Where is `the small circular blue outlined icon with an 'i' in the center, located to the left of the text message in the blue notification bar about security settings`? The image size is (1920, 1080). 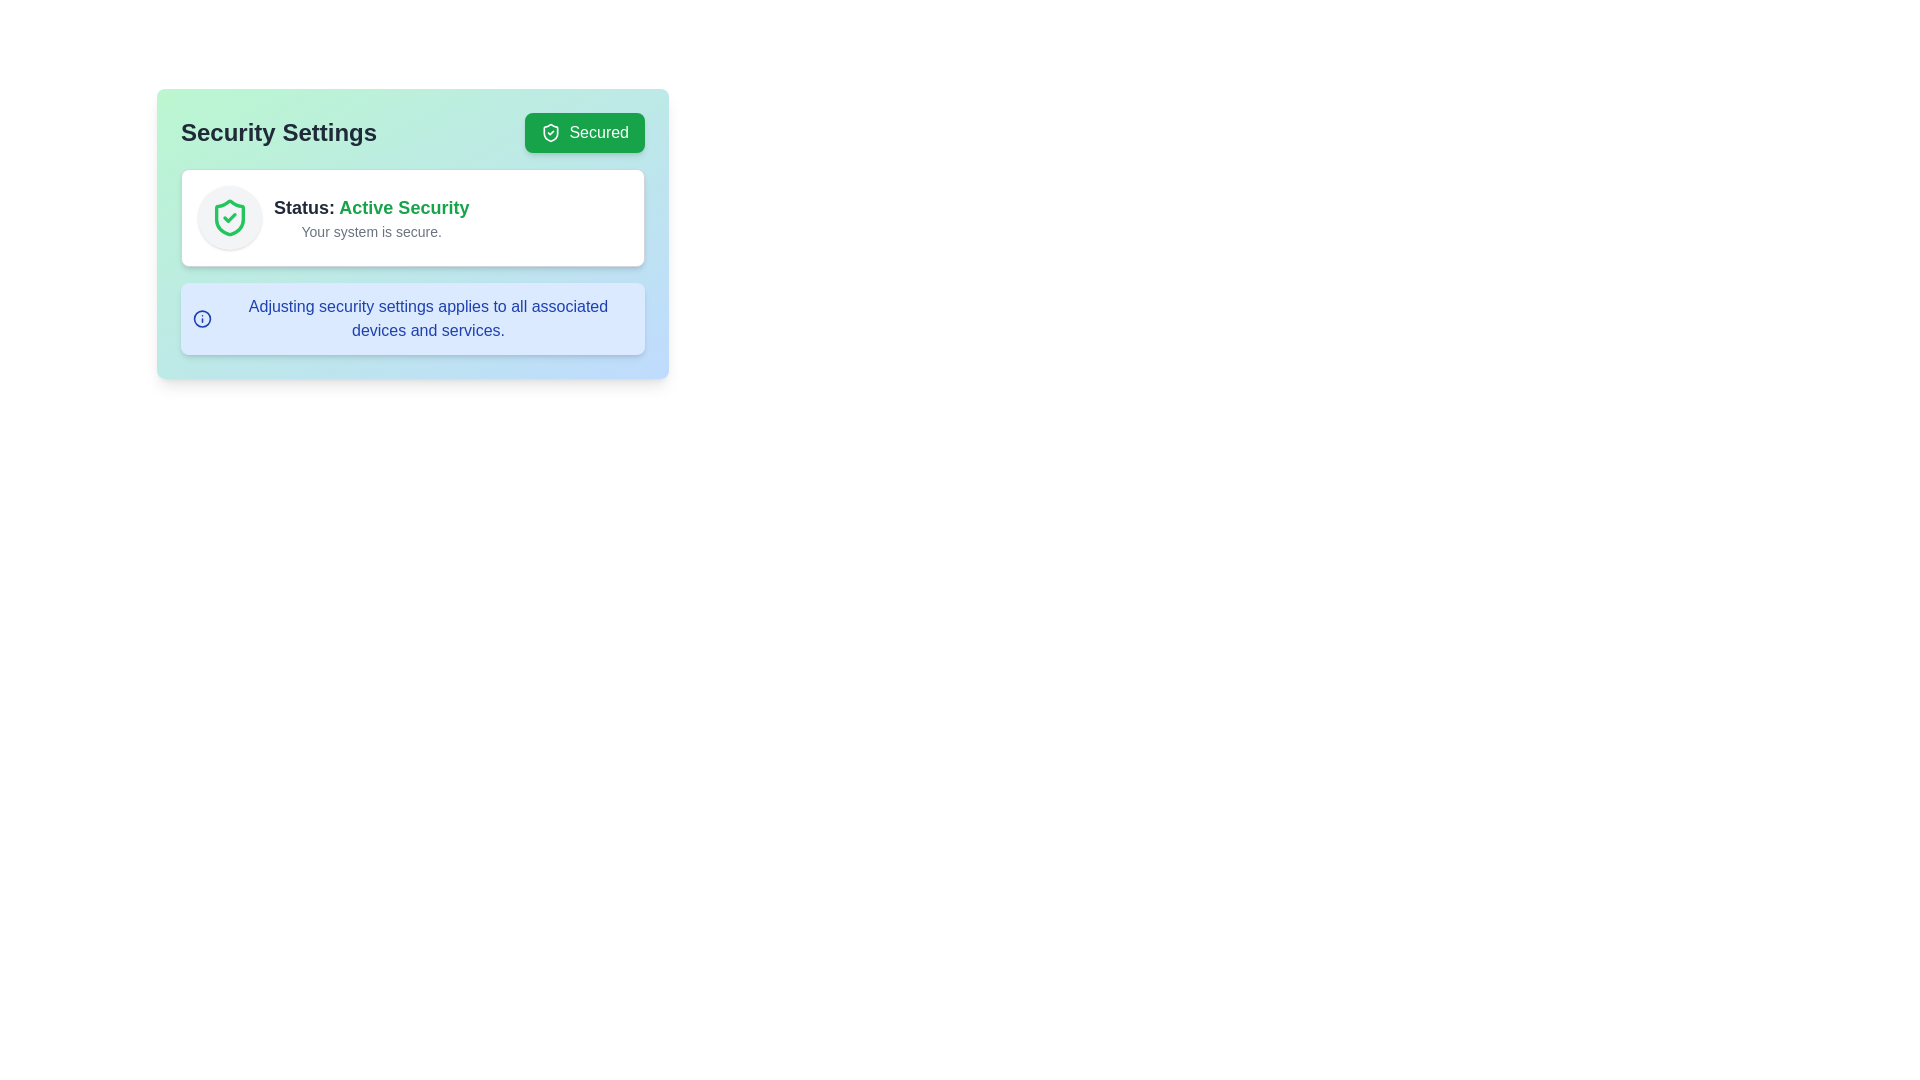 the small circular blue outlined icon with an 'i' in the center, located to the left of the text message in the blue notification bar about security settings is located at coordinates (202, 318).